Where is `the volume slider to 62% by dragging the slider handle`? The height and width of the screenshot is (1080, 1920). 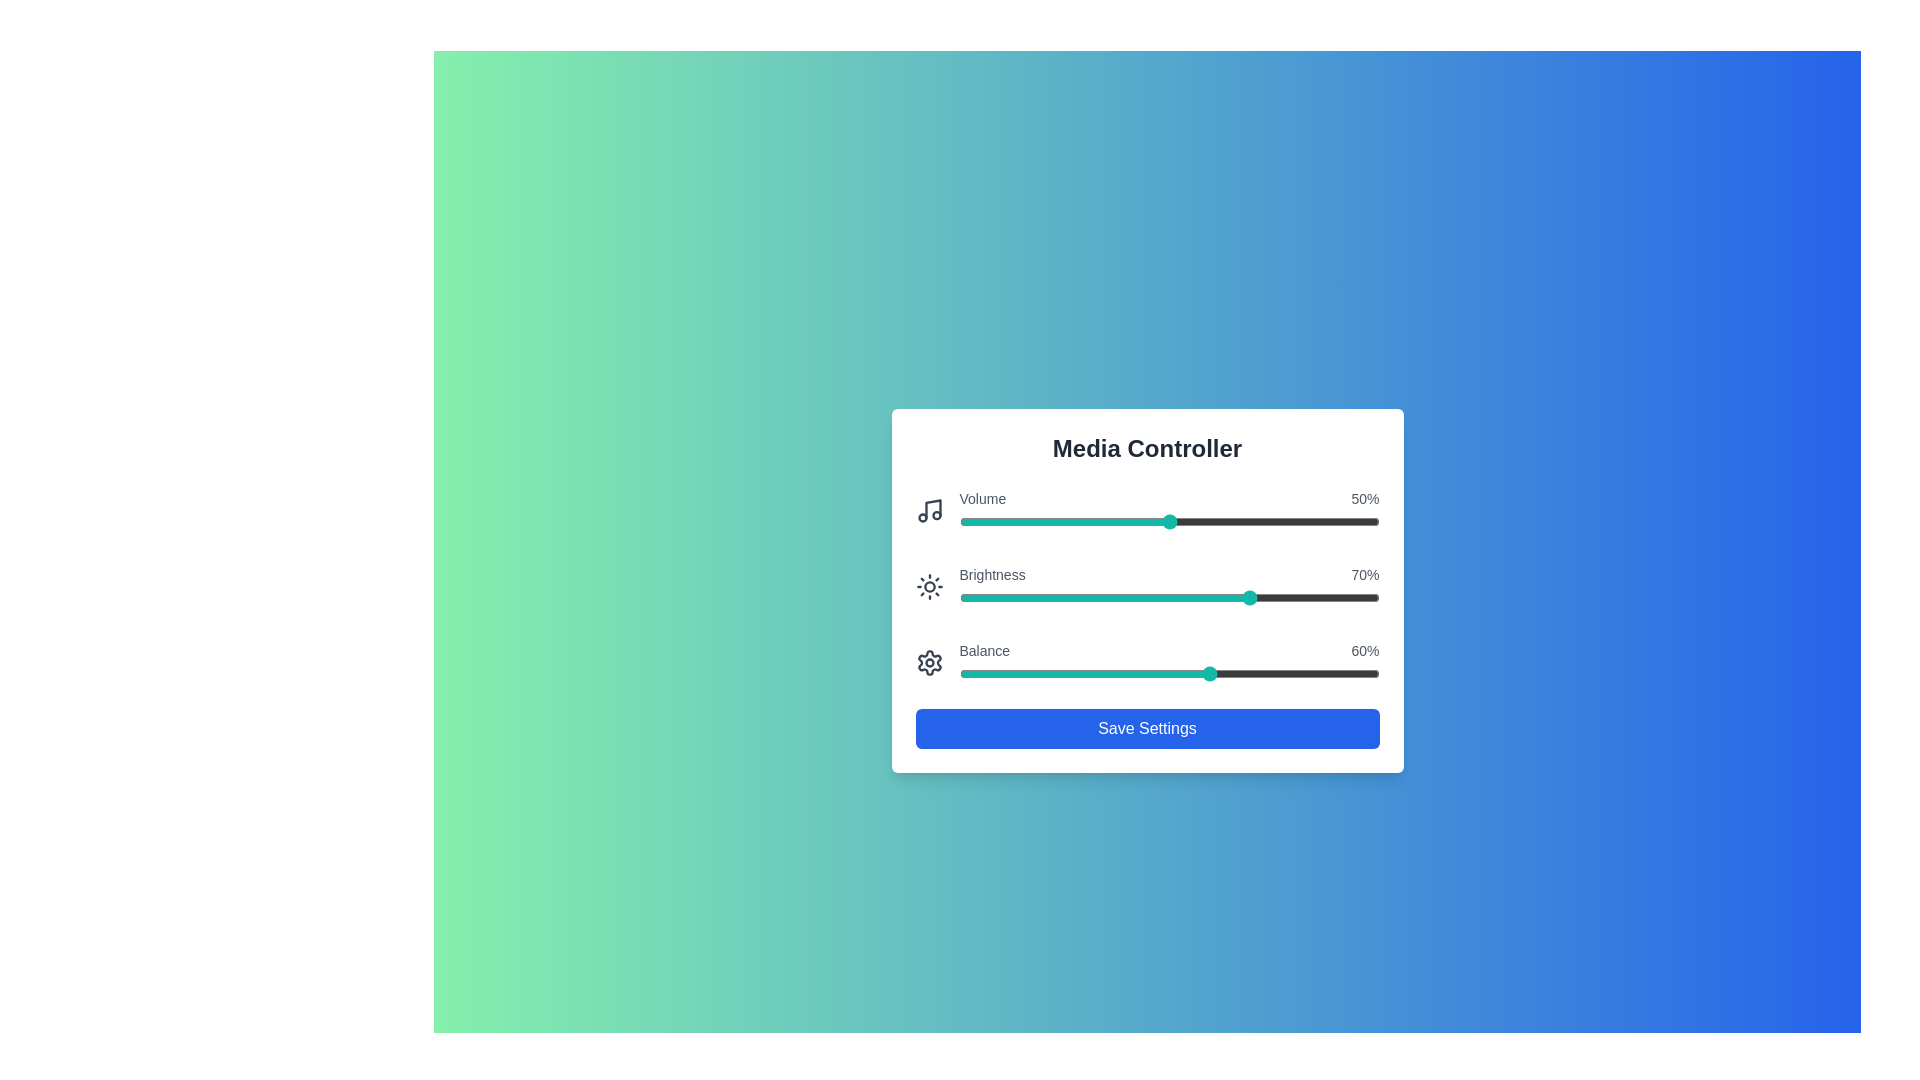 the volume slider to 62% by dragging the slider handle is located at coordinates (1218, 520).